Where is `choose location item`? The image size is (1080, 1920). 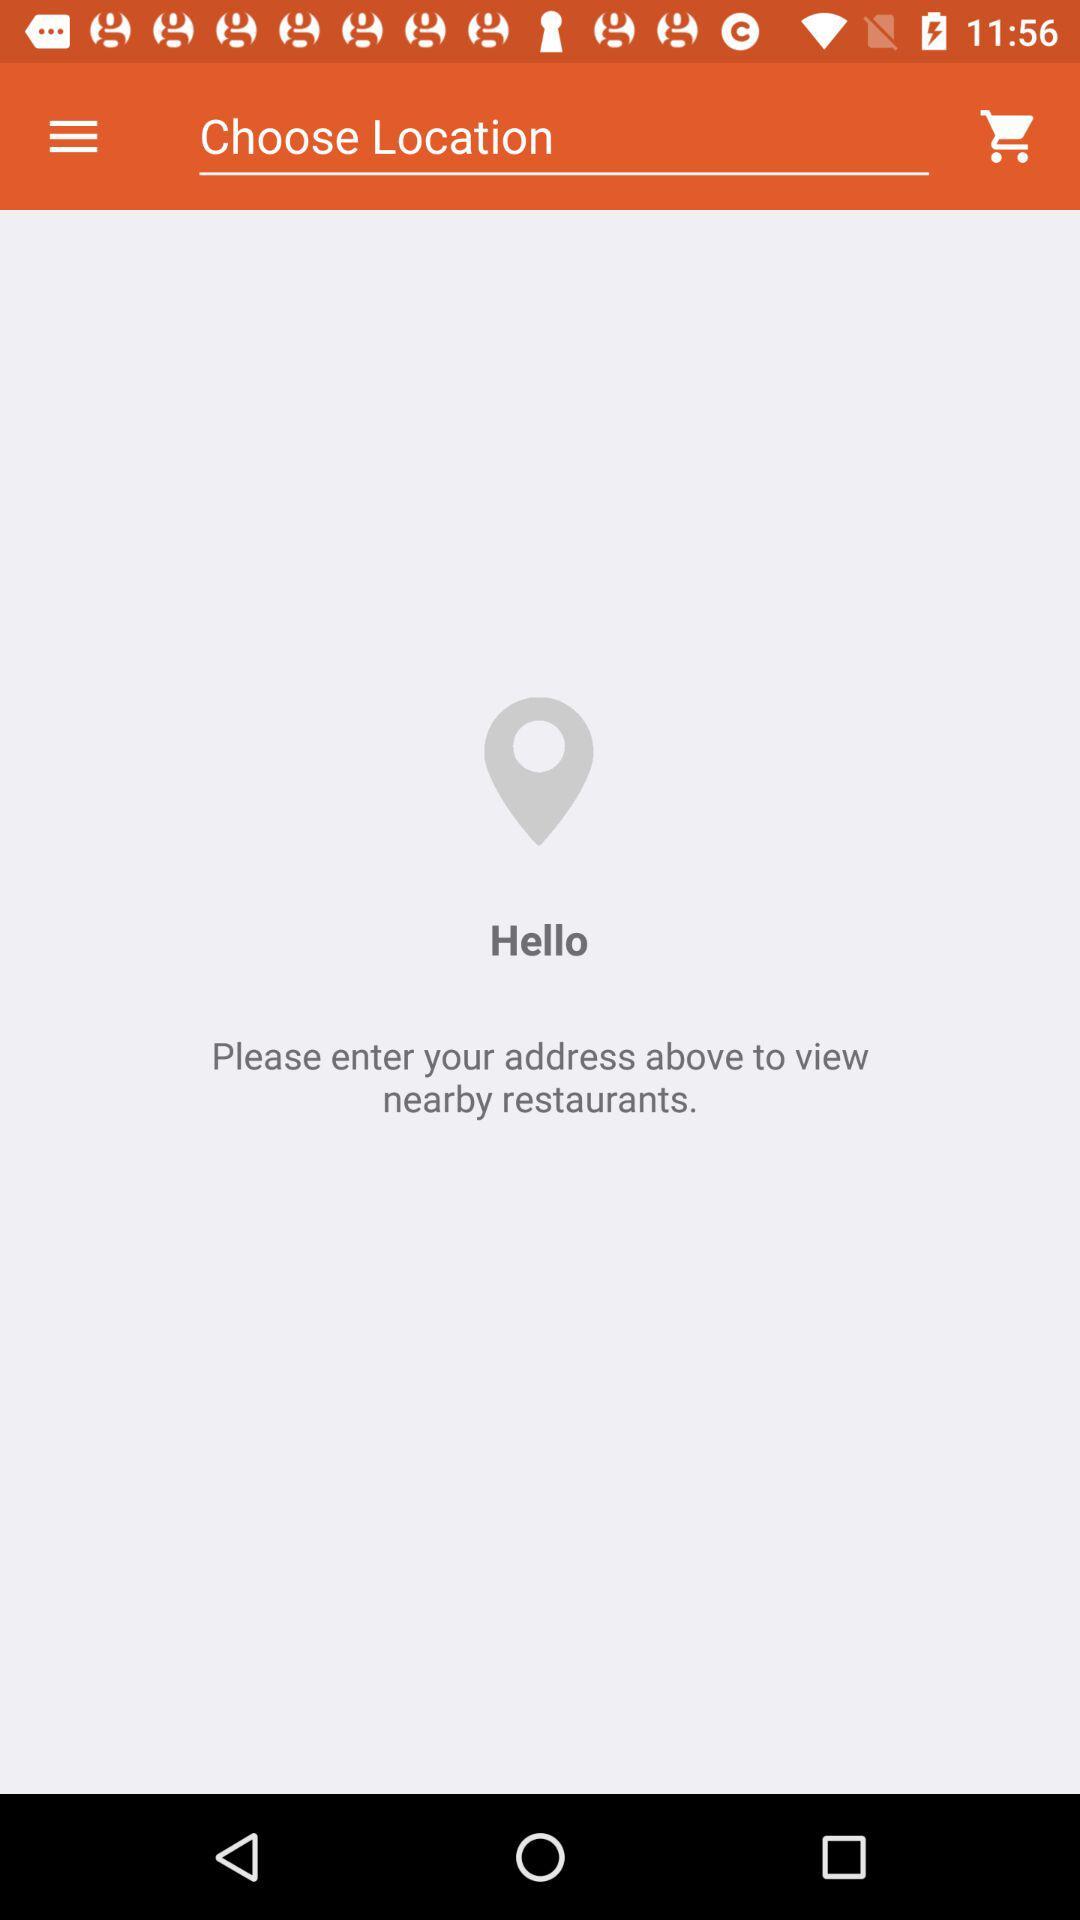
choose location item is located at coordinates (564, 135).